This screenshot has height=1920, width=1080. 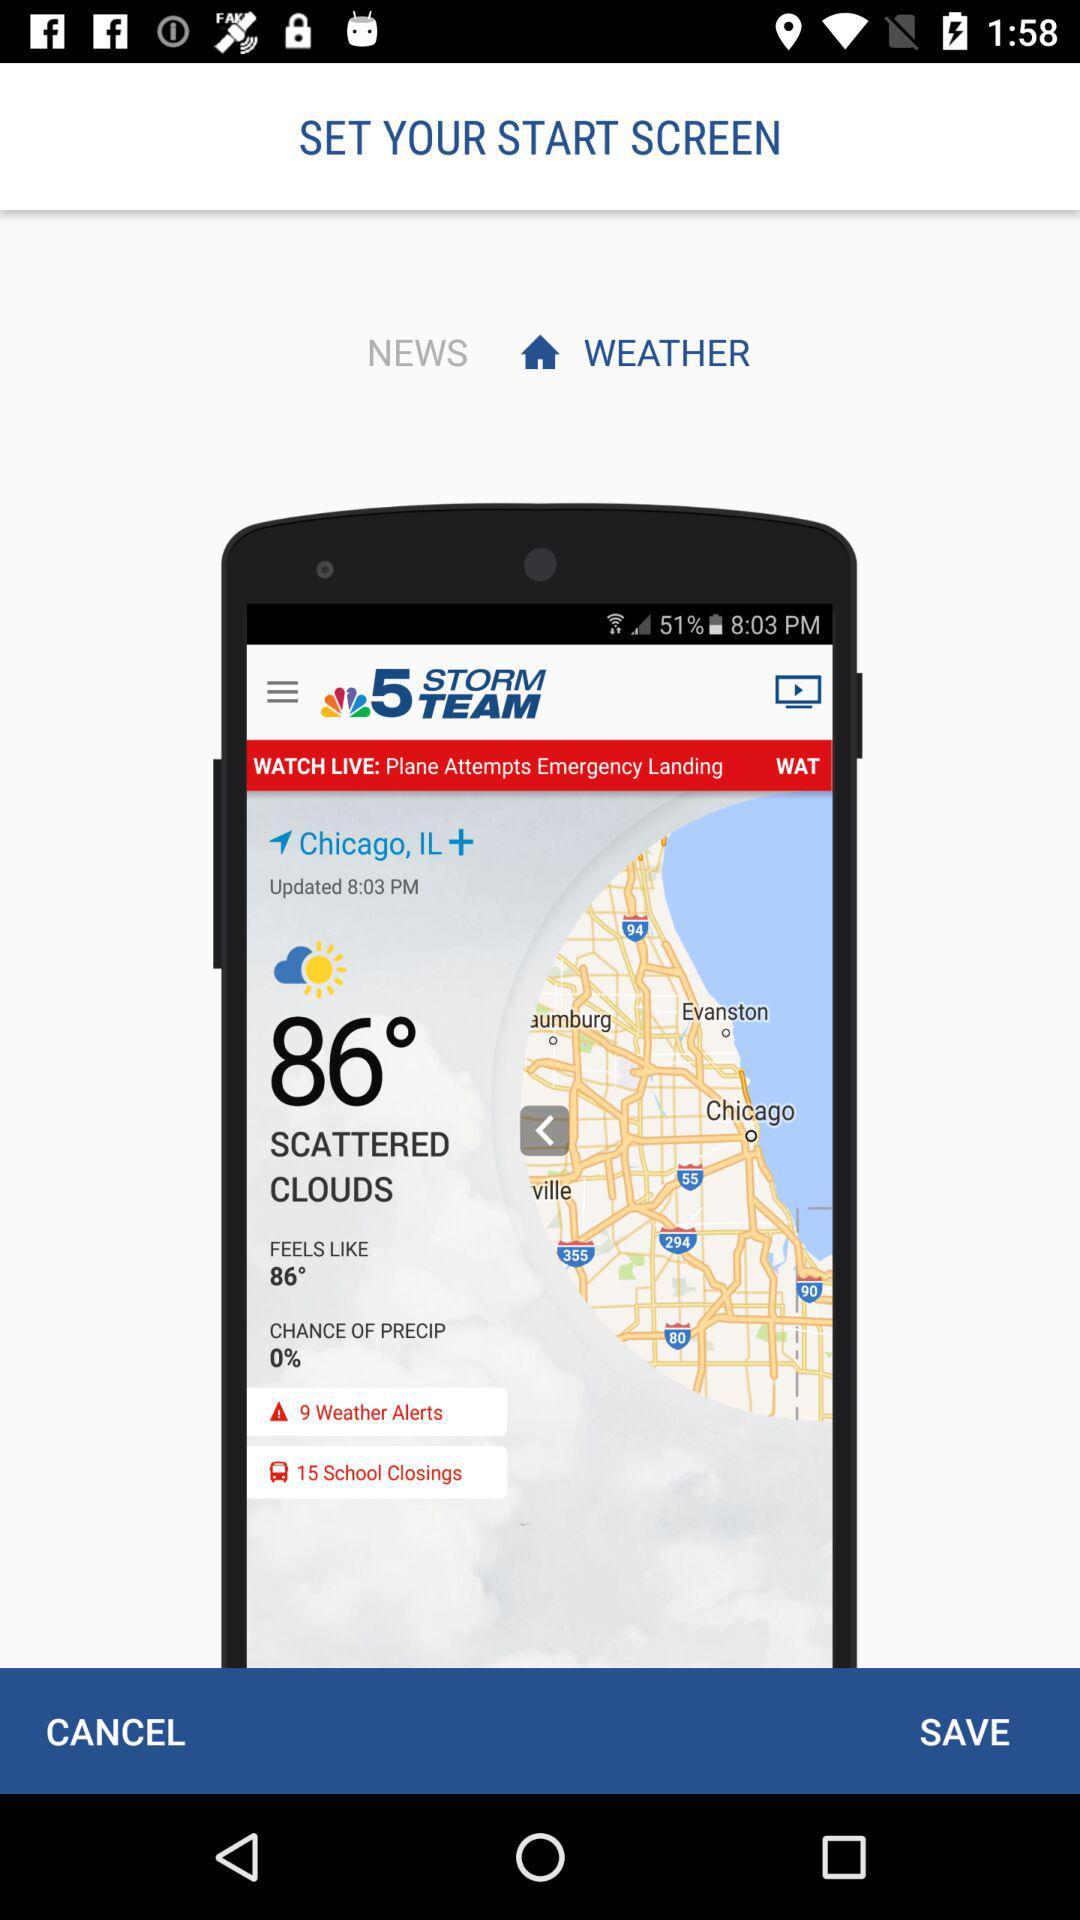 What do you see at coordinates (115, 1730) in the screenshot?
I see `cancel item` at bounding box center [115, 1730].